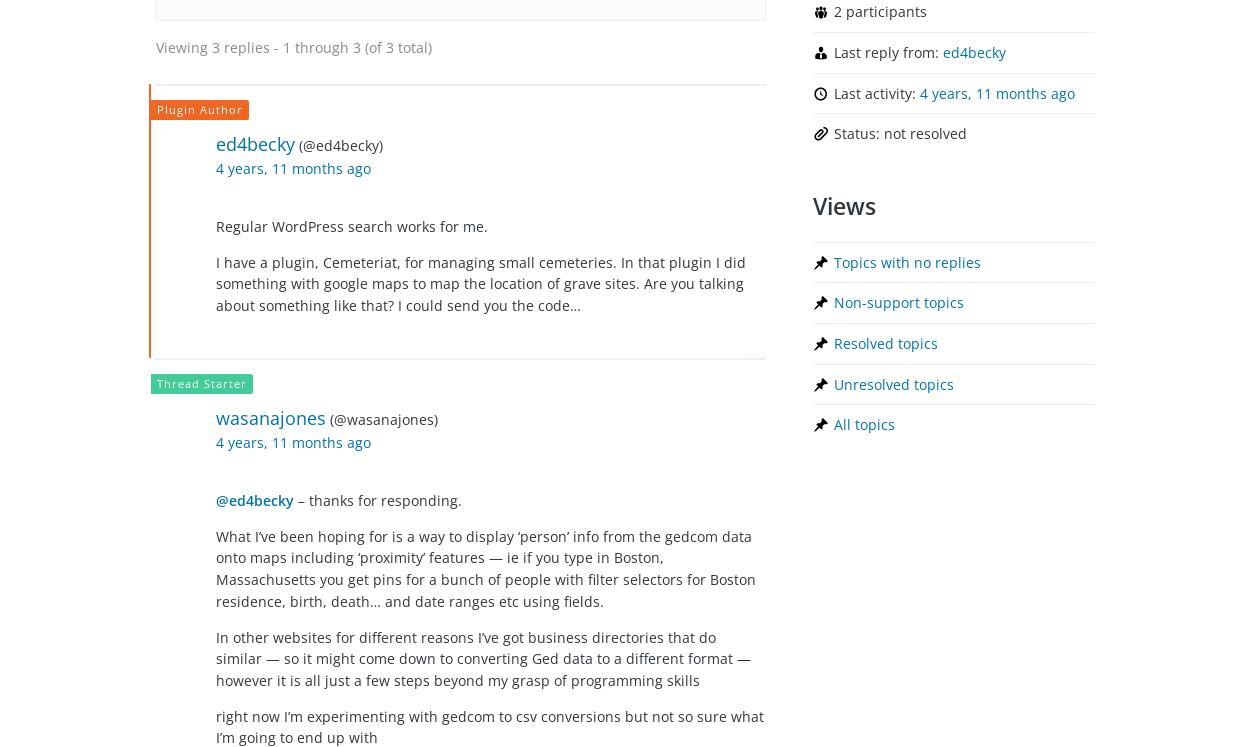 This screenshot has height=747, width=1250. I want to click on '– thanks for responding.', so click(378, 499).